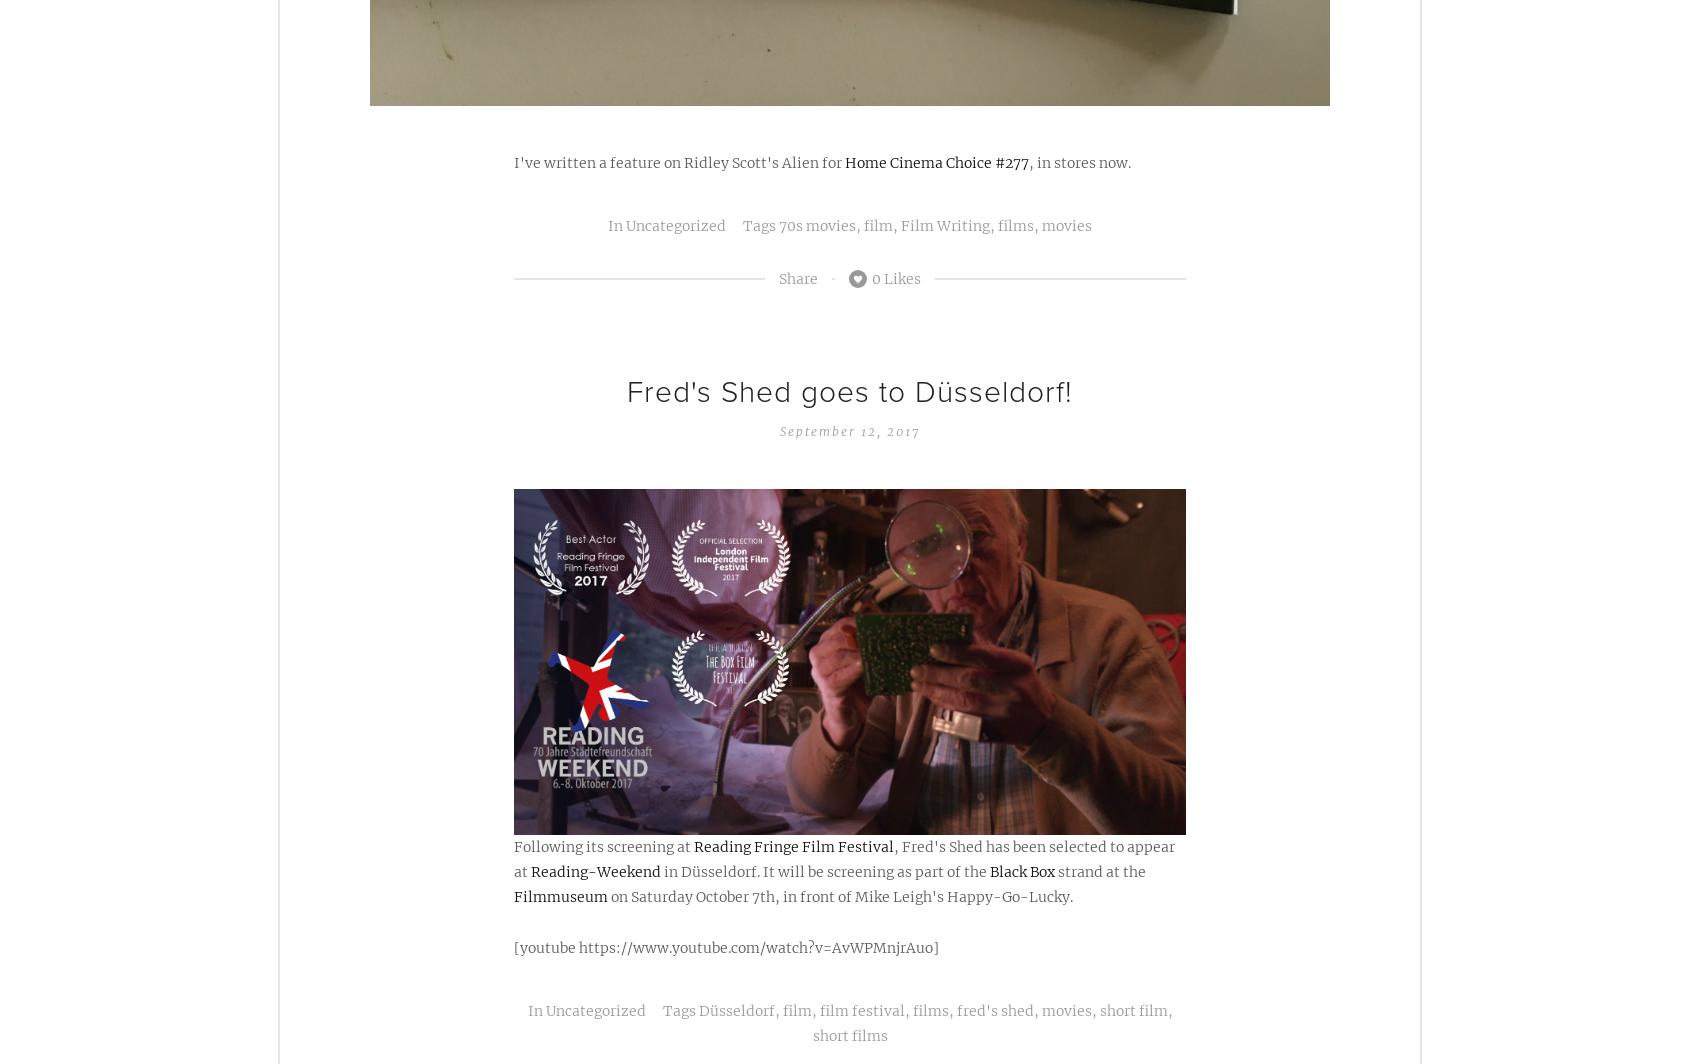  Describe the element at coordinates (1054, 870) in the screenshot. I see `'strand at the'` at that location.